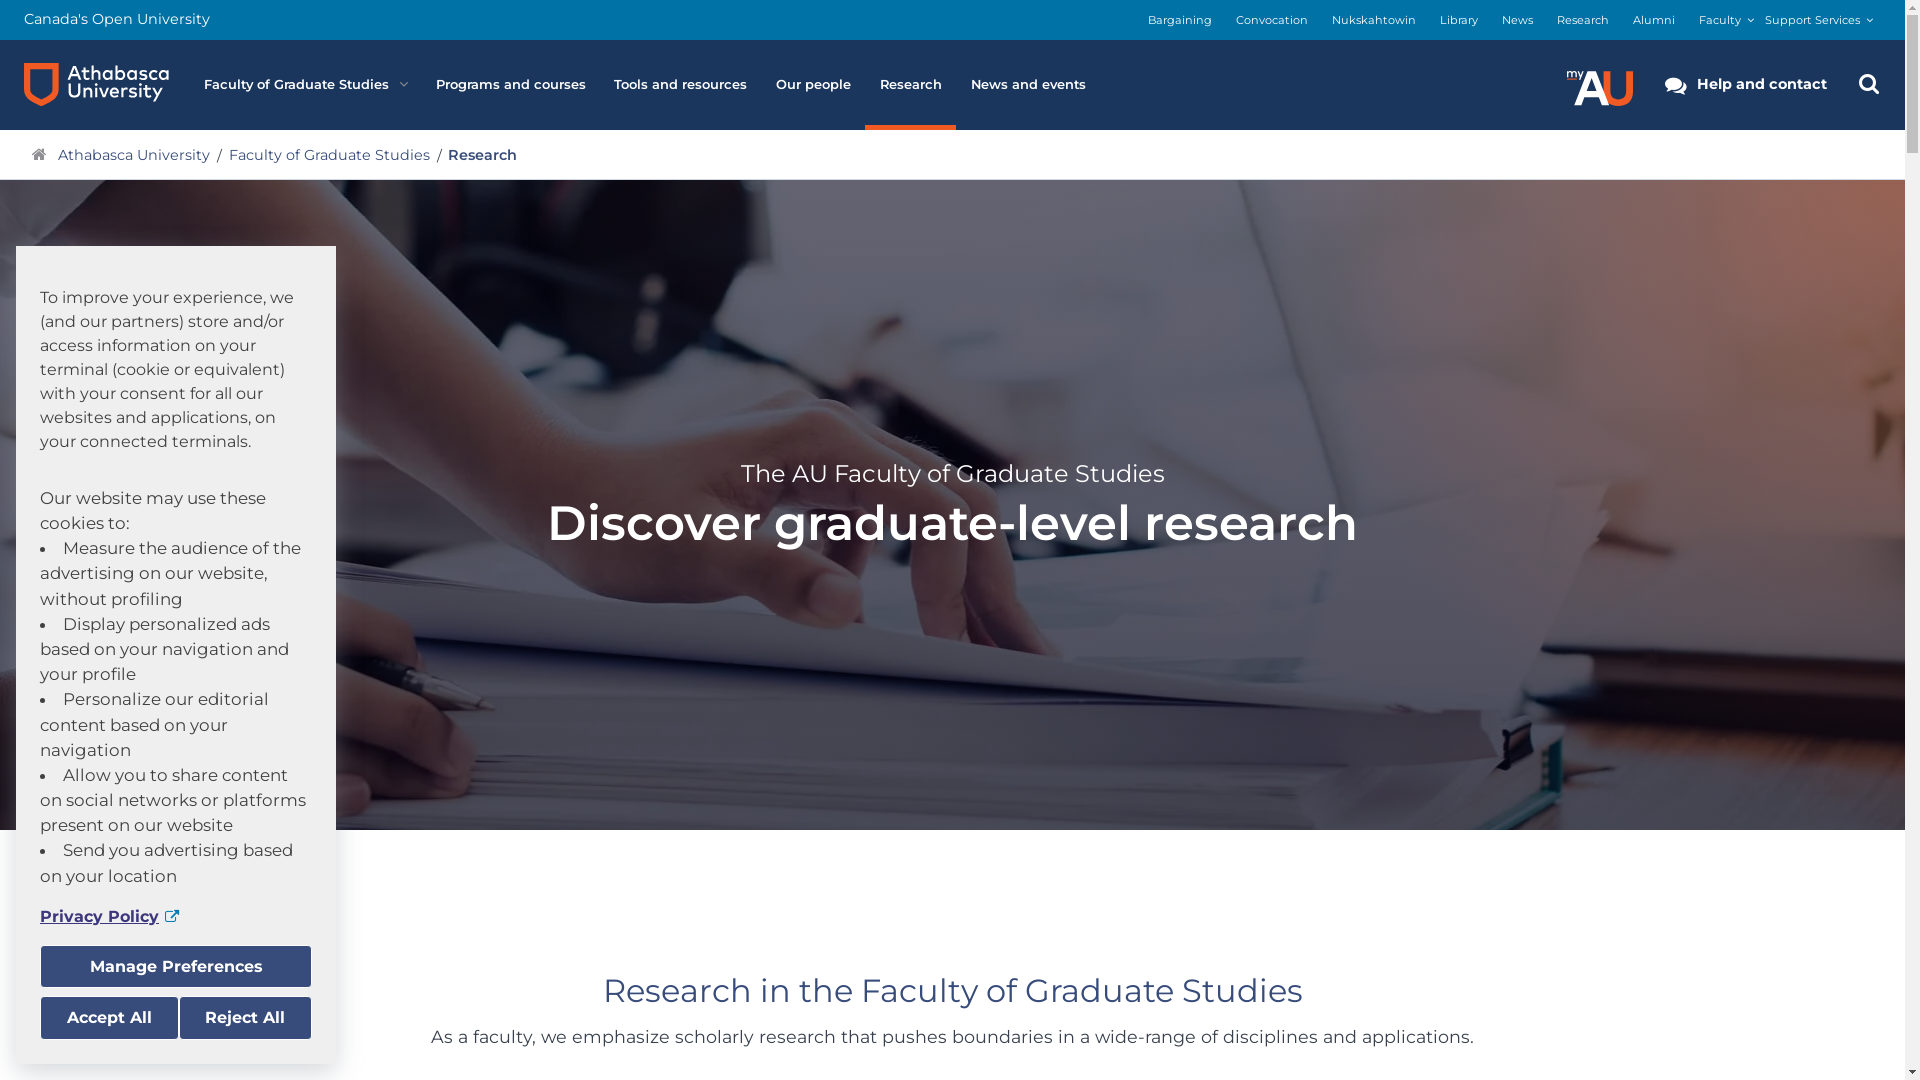  Describe the element at coordinates (176, 917) in the screenshot. I see `'Privacy Policy'` at that location.